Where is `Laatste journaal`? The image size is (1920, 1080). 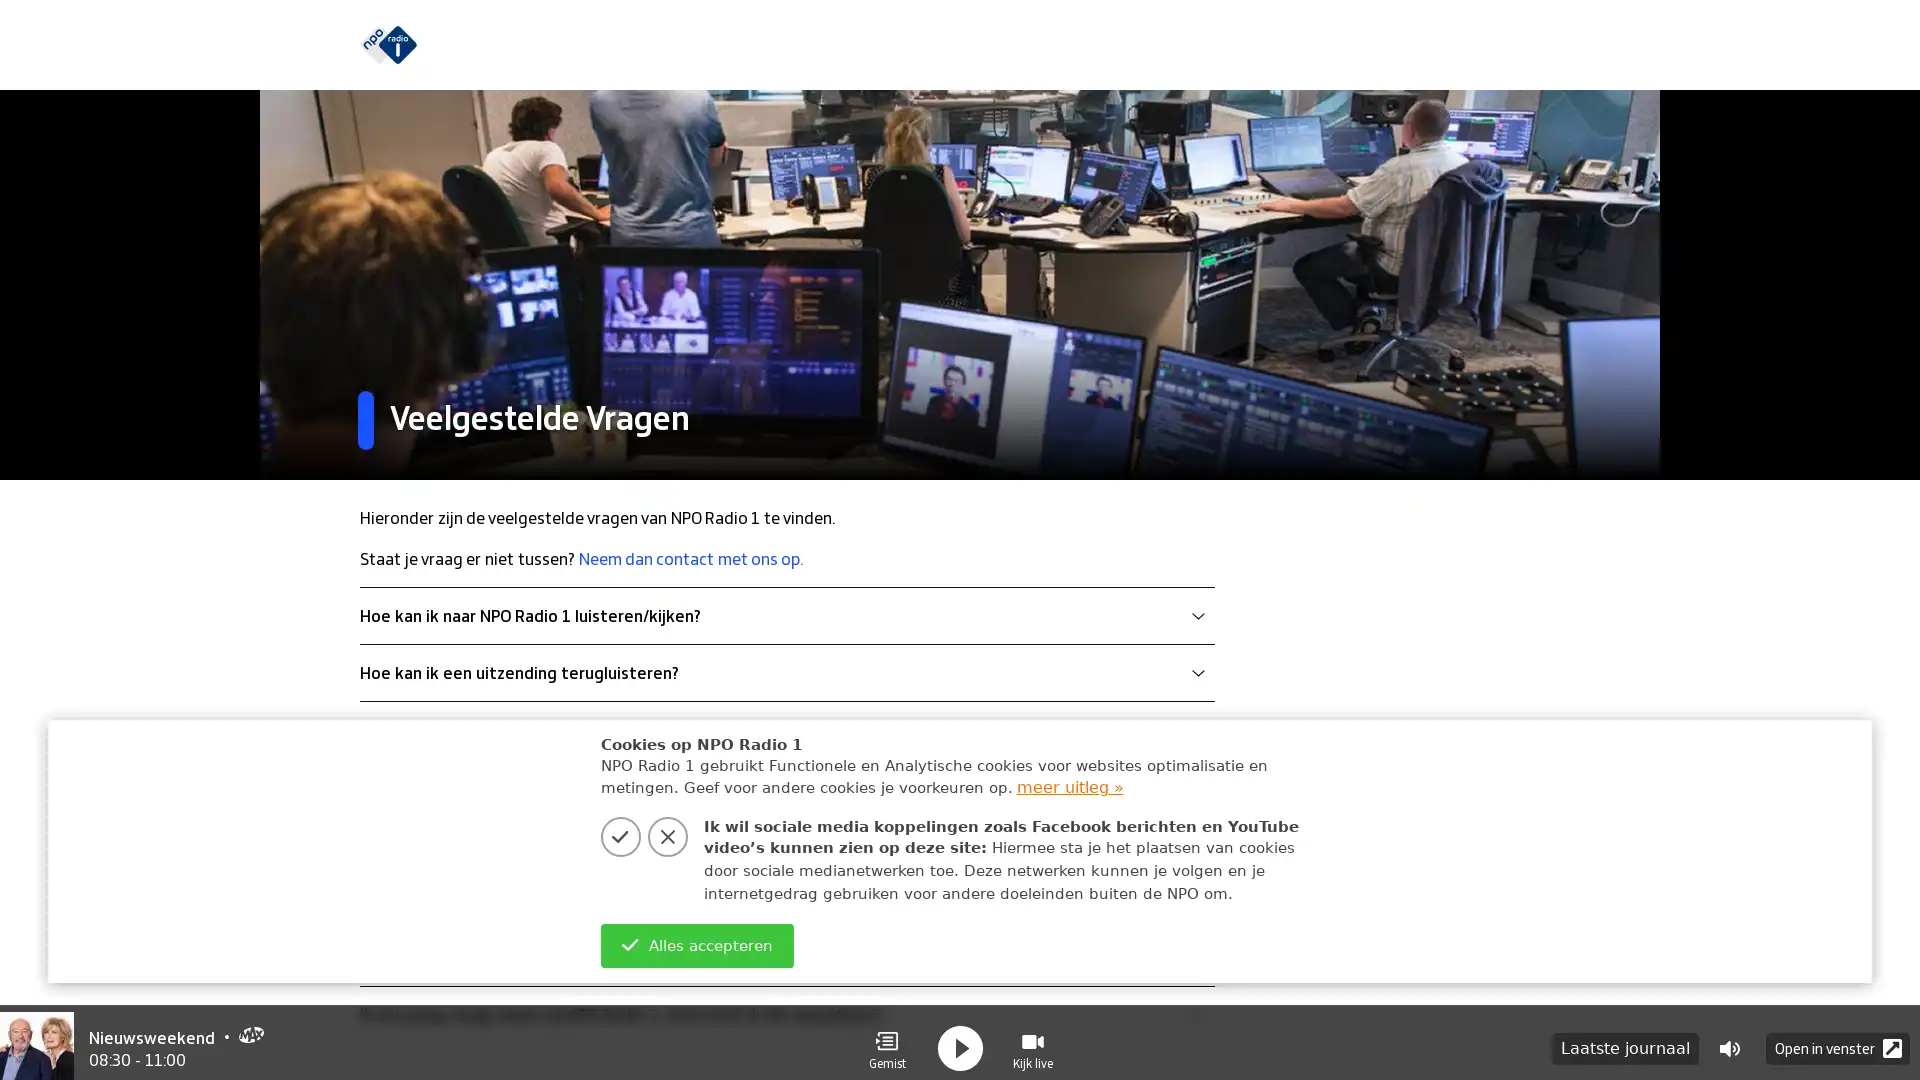 Laatste journaal is located at coordinates (1625, 1036).